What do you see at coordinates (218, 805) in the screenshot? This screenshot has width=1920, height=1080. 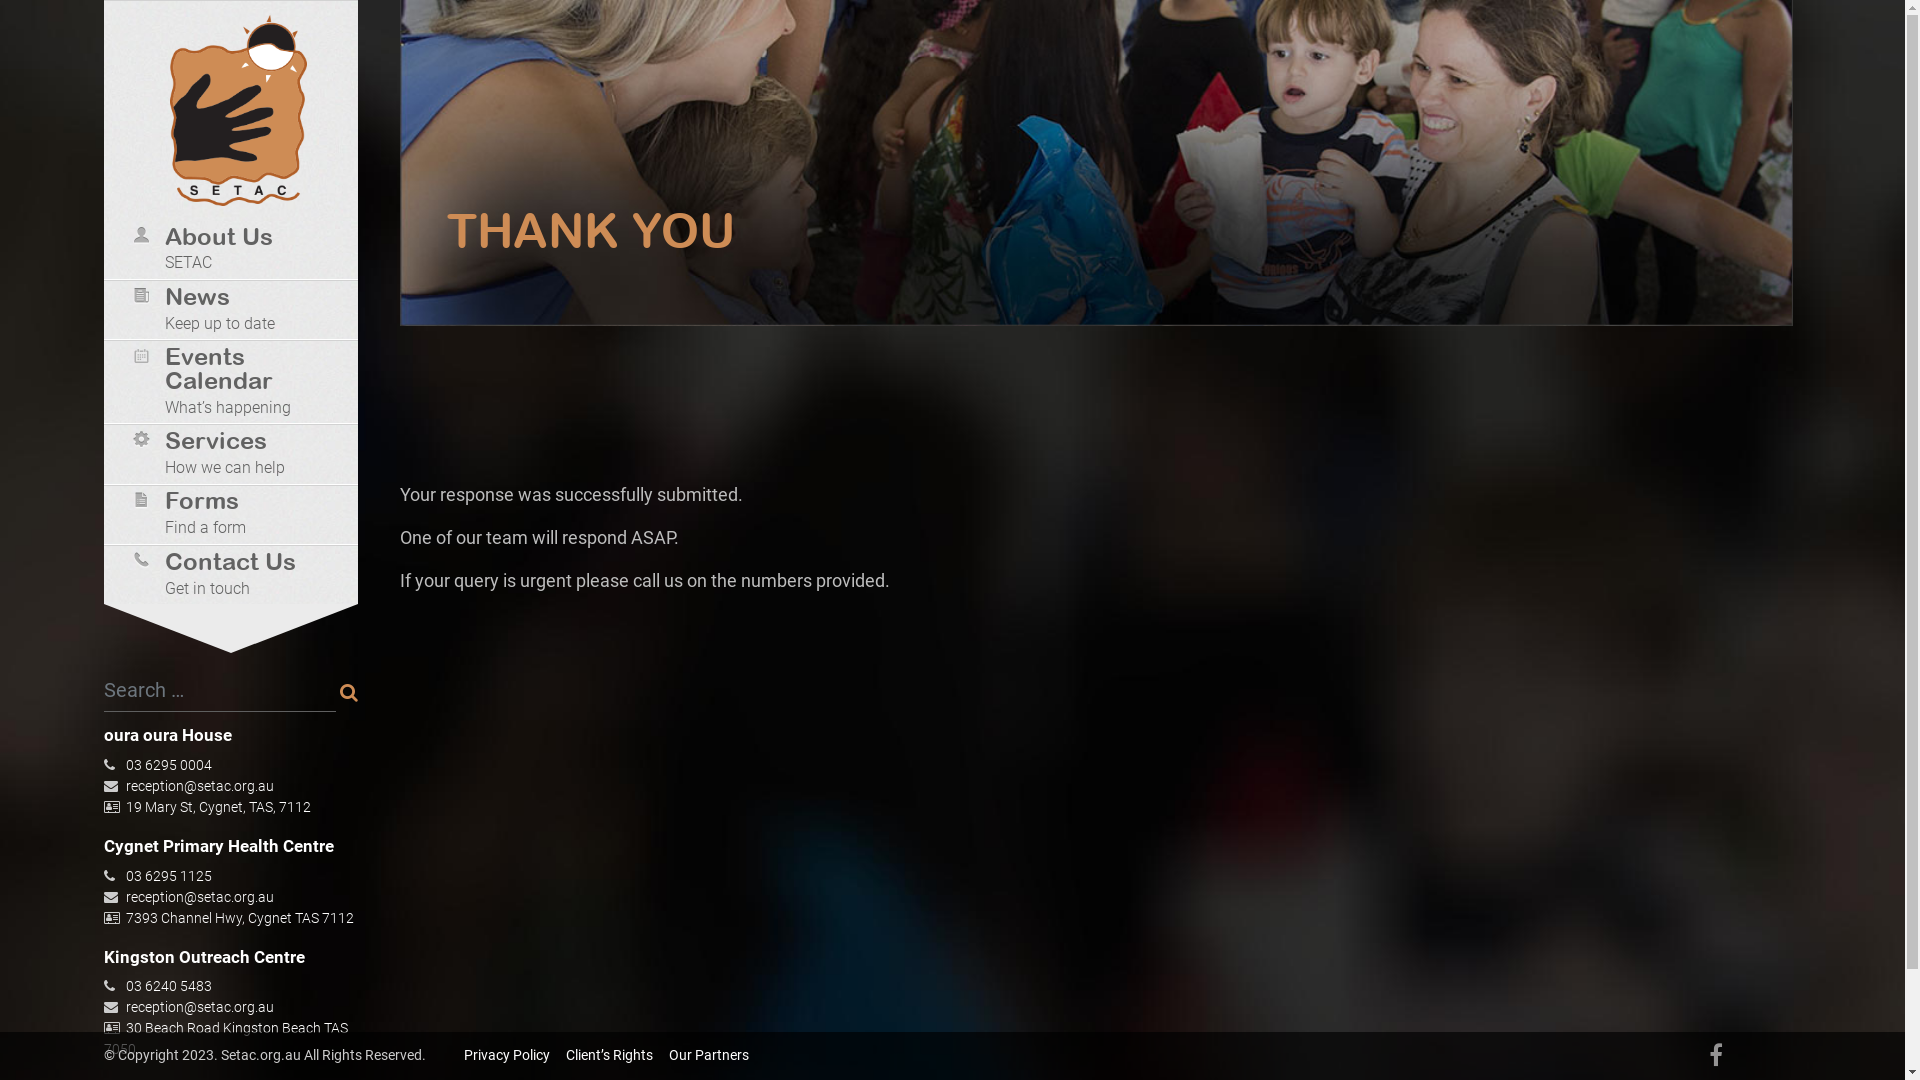 I see `'19 Mary St, Cygnet, TAS, 7112'` at bounding box center [218, 805].